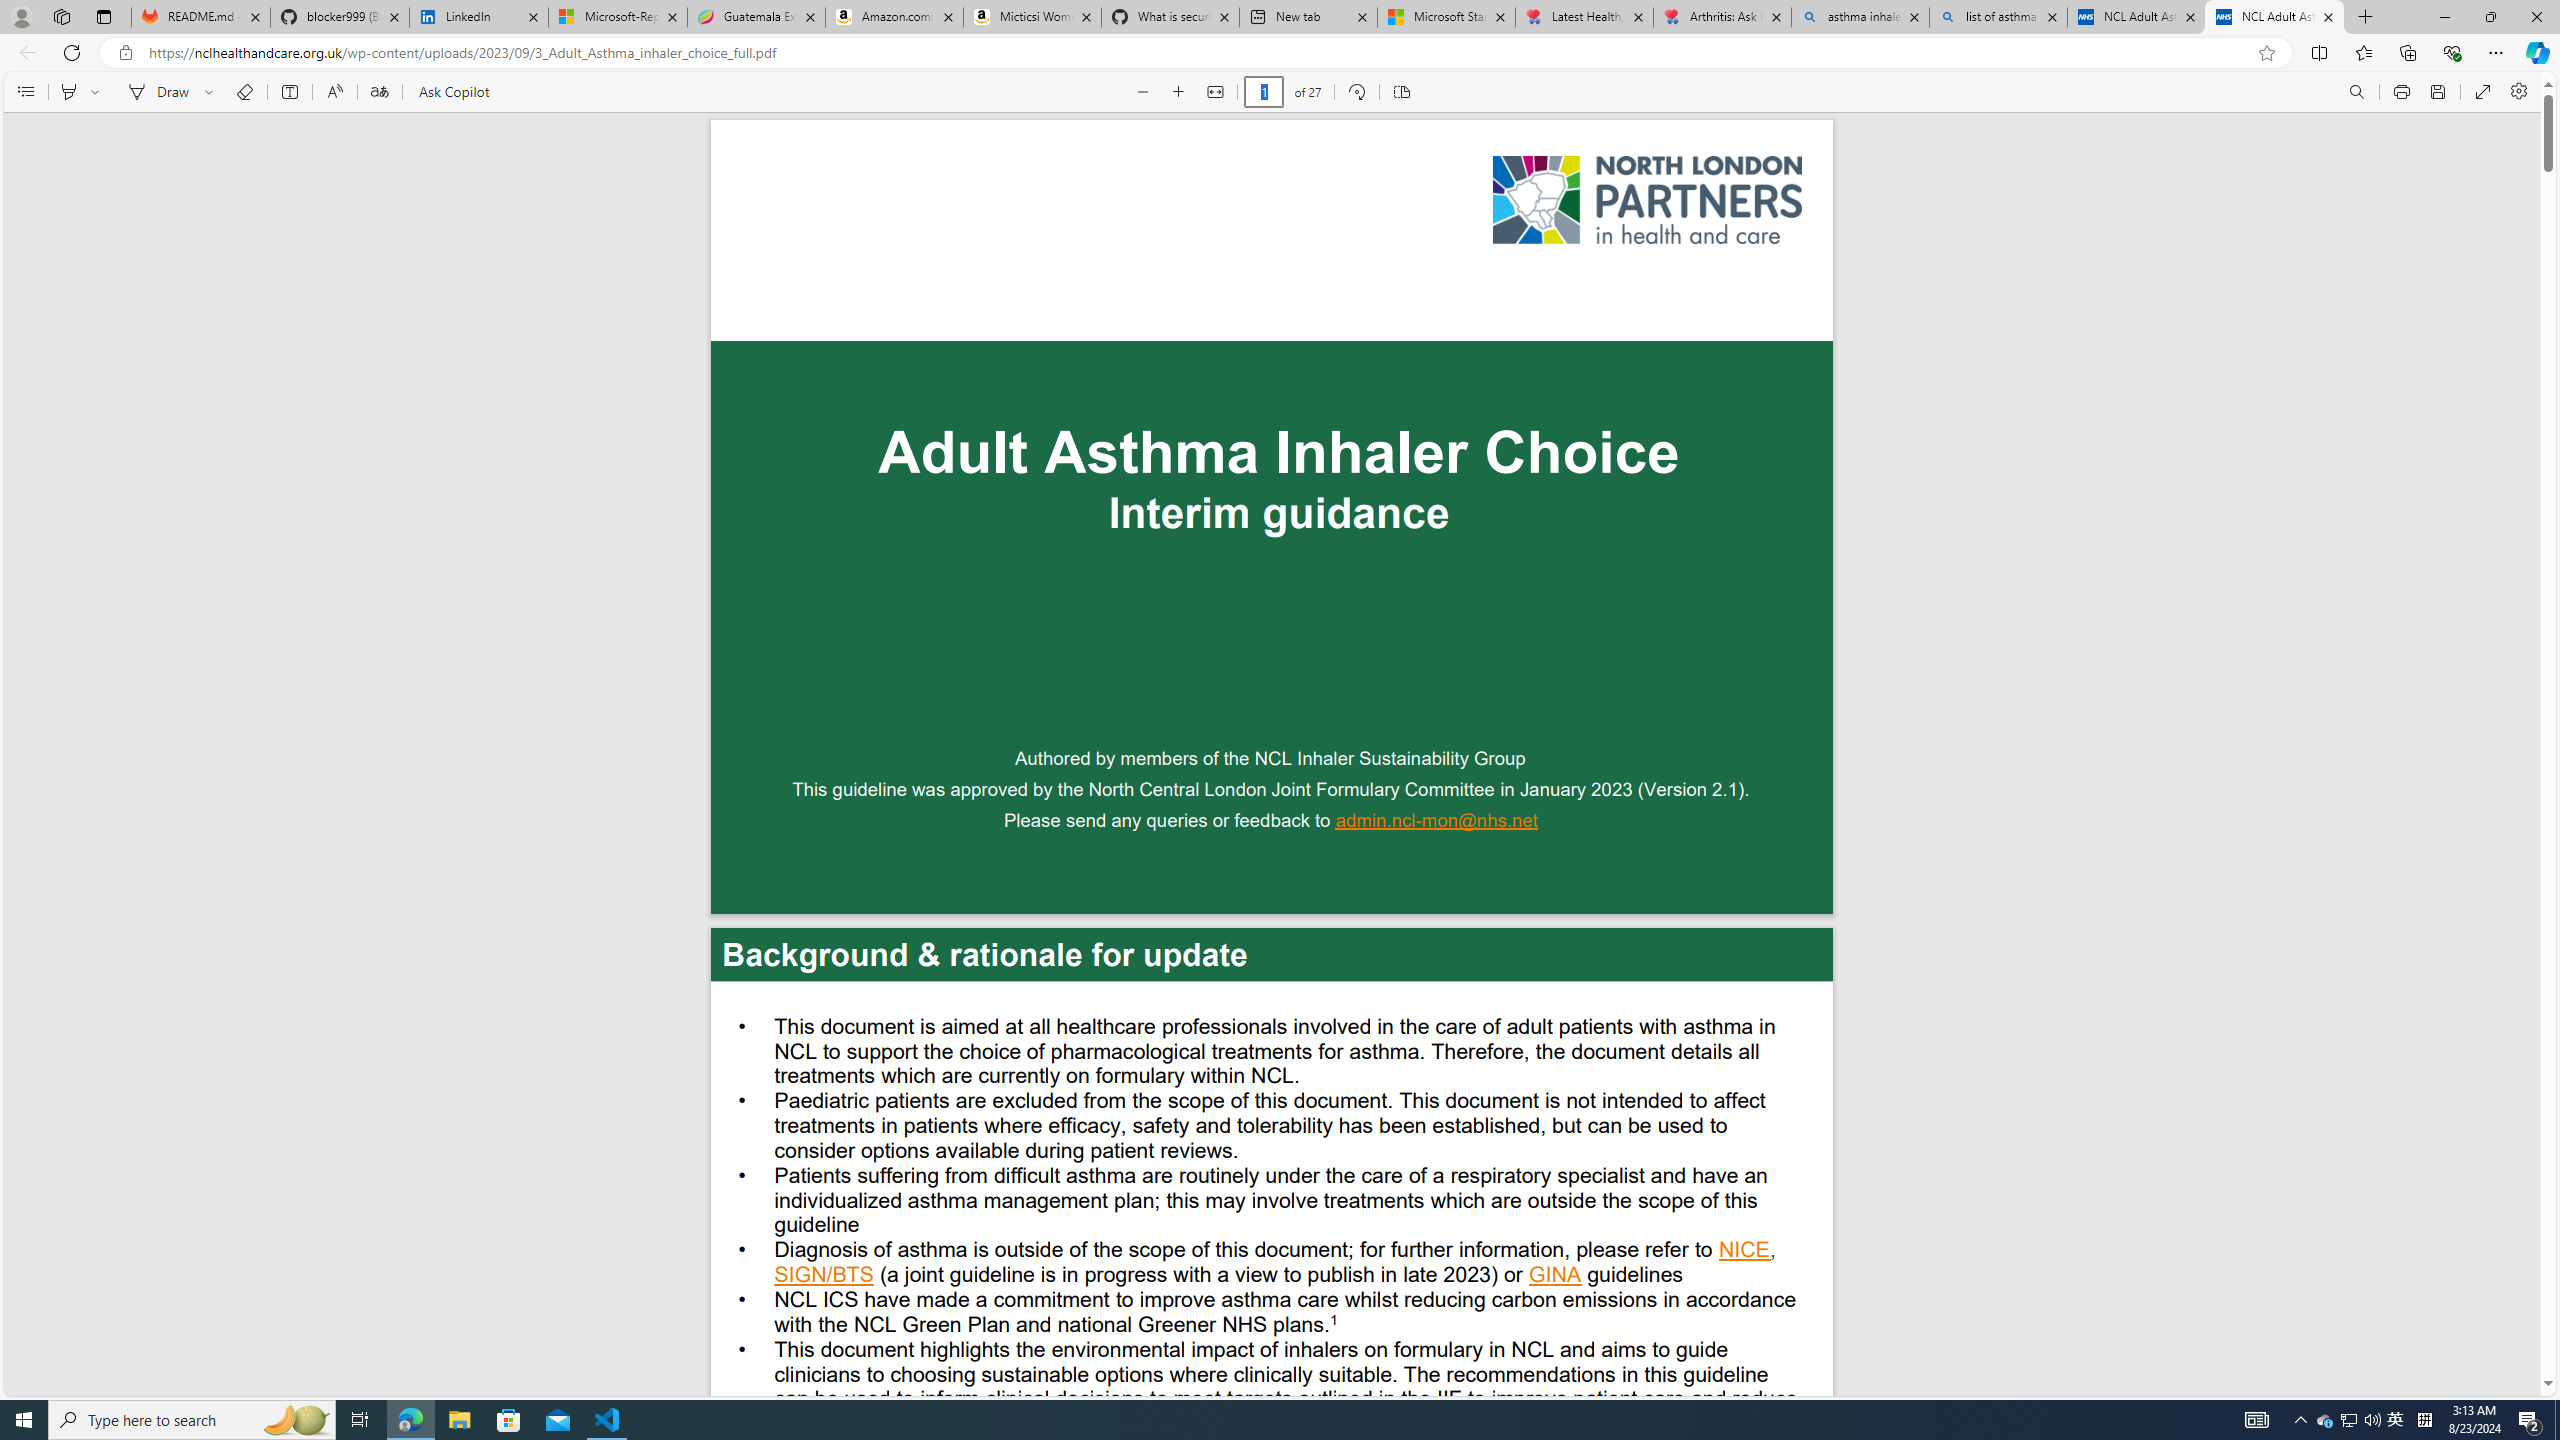 The image size is (2560, 1440). I want to click on 'asthma inhaler - Search', so click(1858, 16).